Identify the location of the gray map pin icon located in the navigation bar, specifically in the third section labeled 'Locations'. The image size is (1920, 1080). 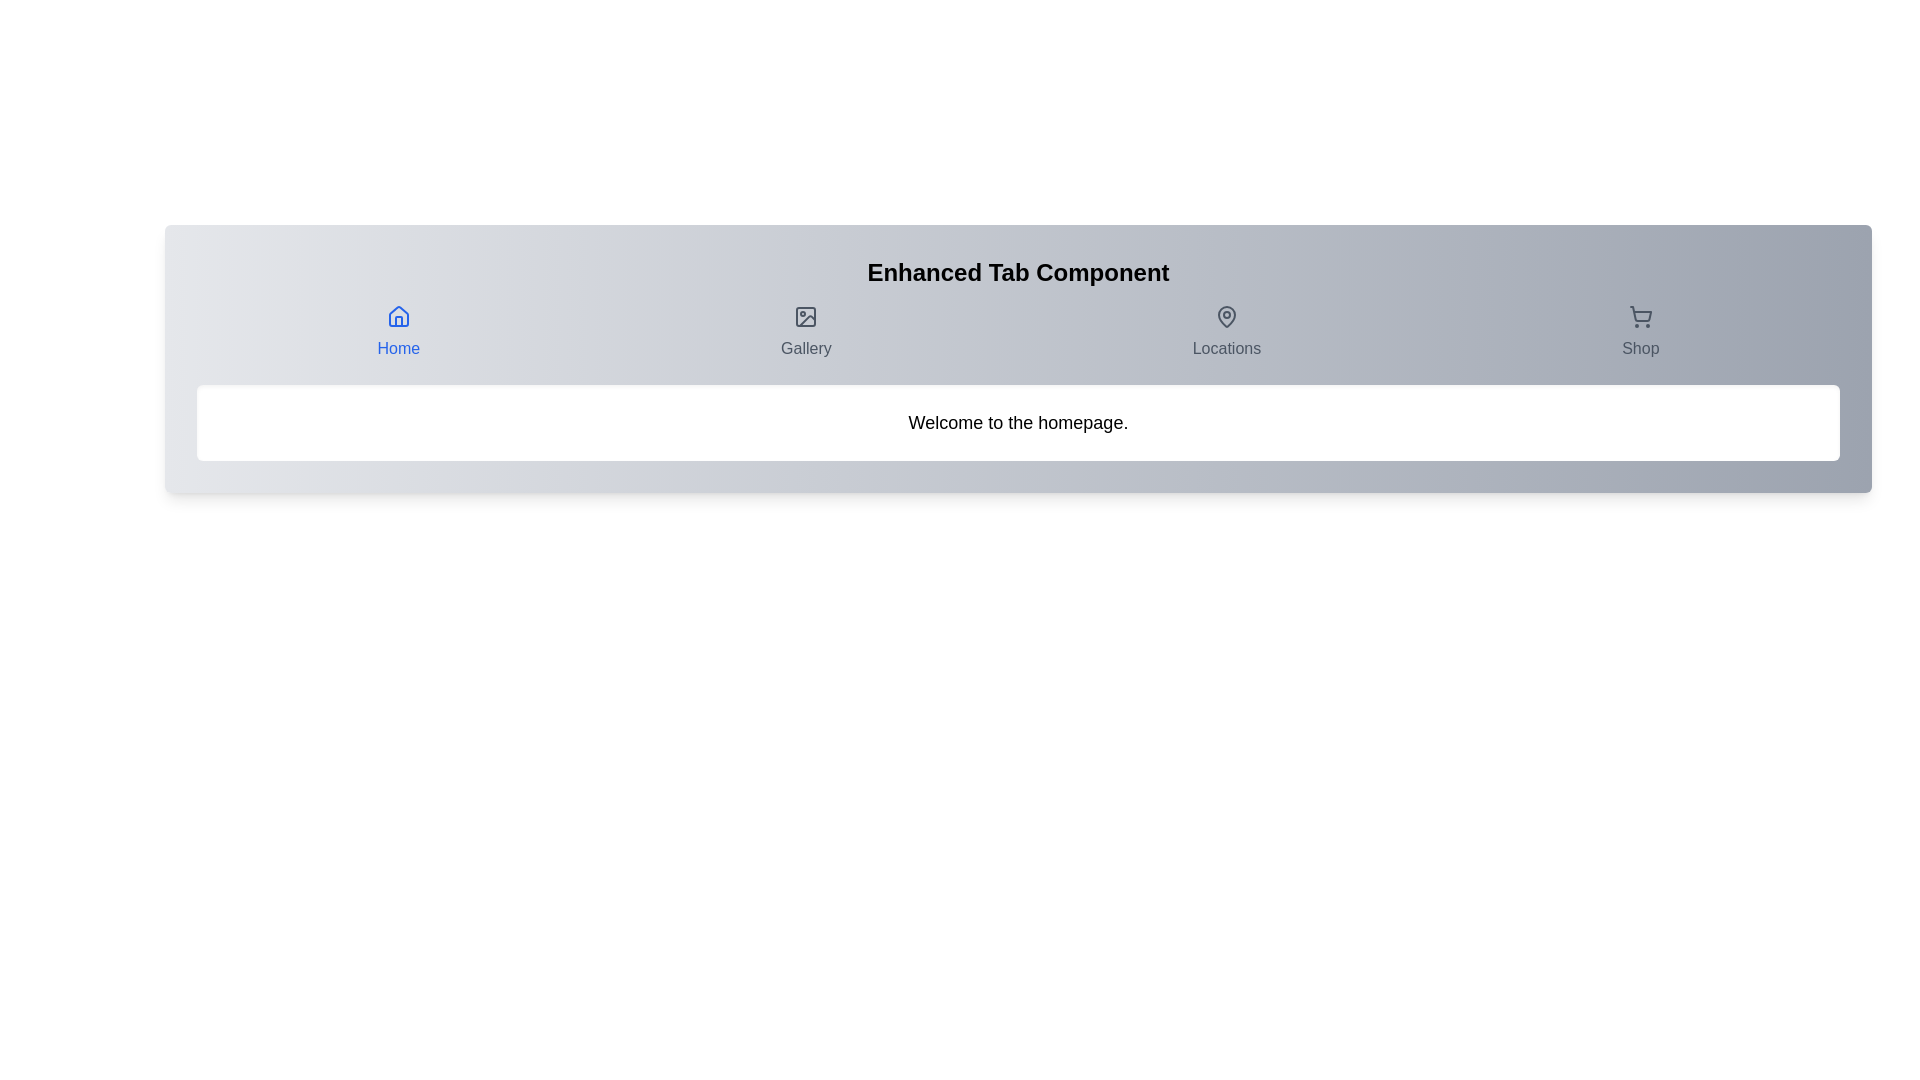
(1225, 315).